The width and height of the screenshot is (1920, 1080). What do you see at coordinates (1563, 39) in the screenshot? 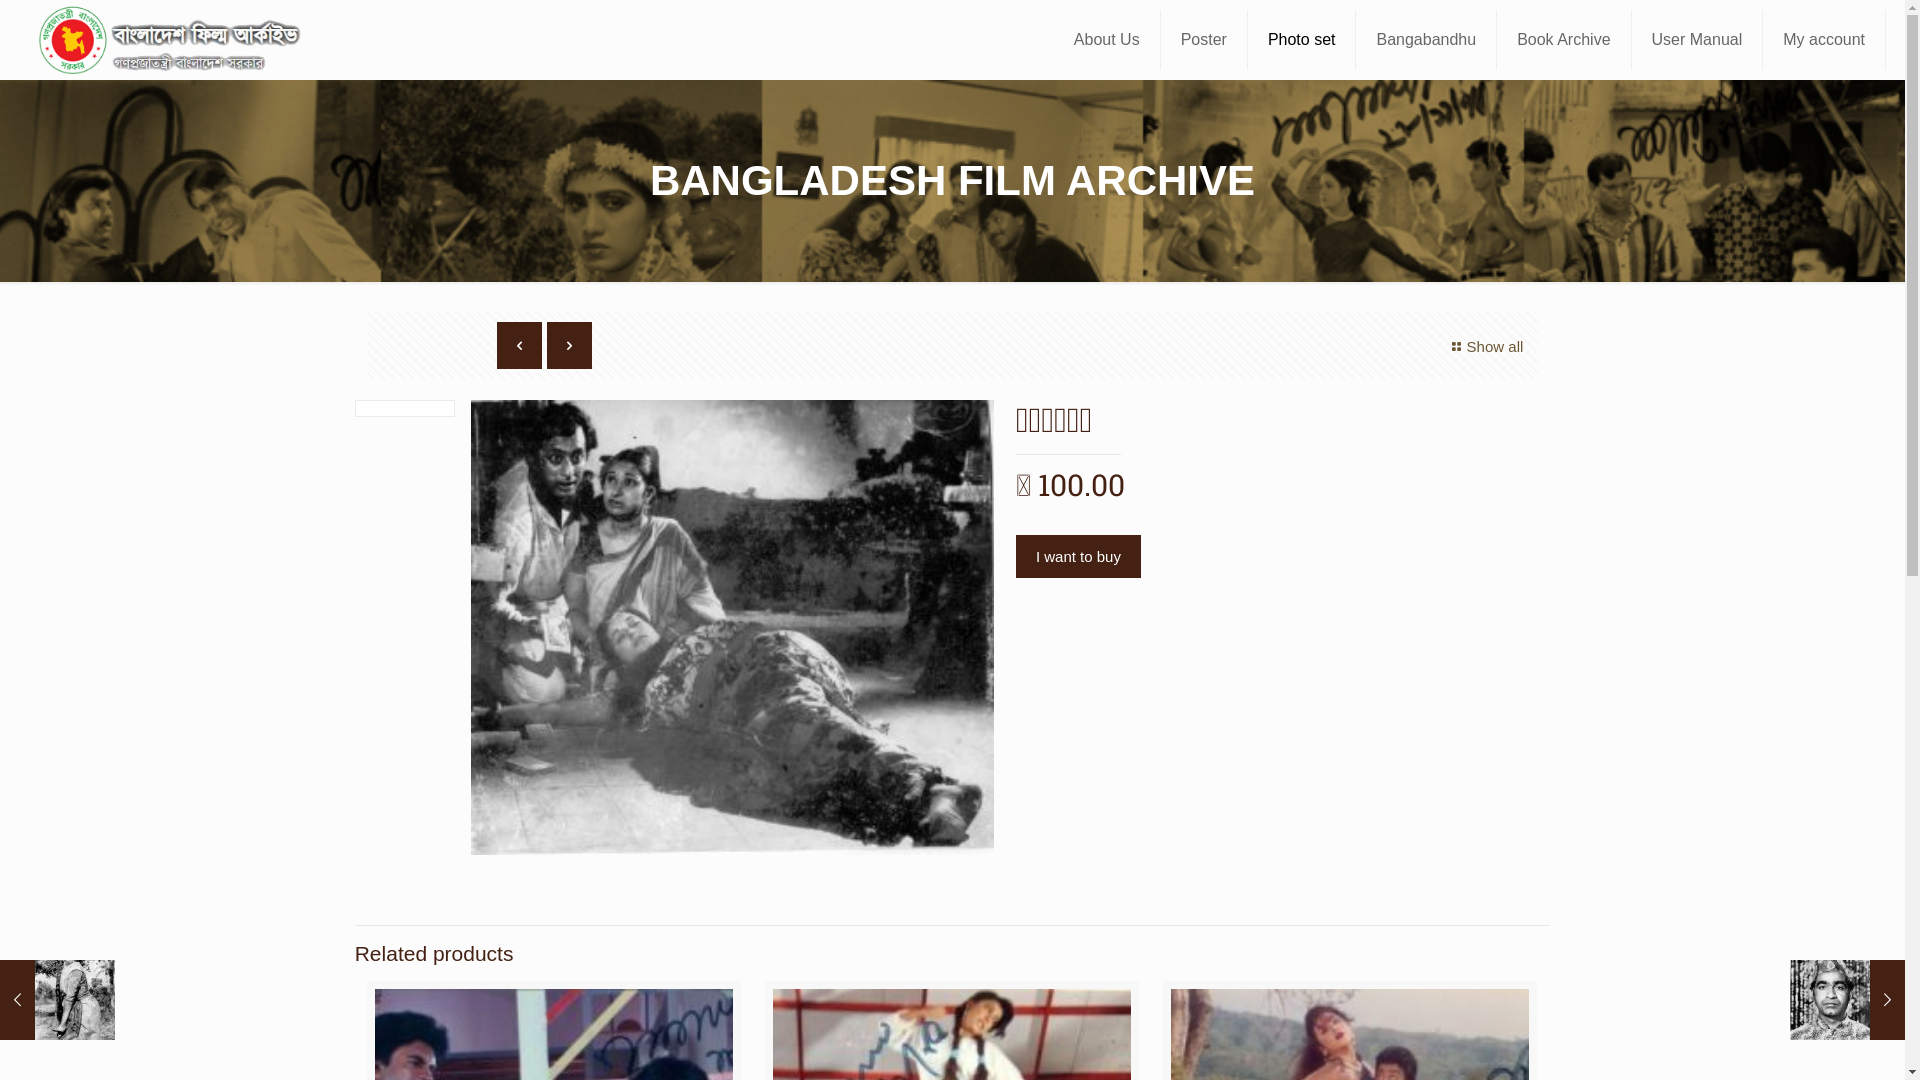
I see `'Book Archive'` at bounding box center [1563, 39].